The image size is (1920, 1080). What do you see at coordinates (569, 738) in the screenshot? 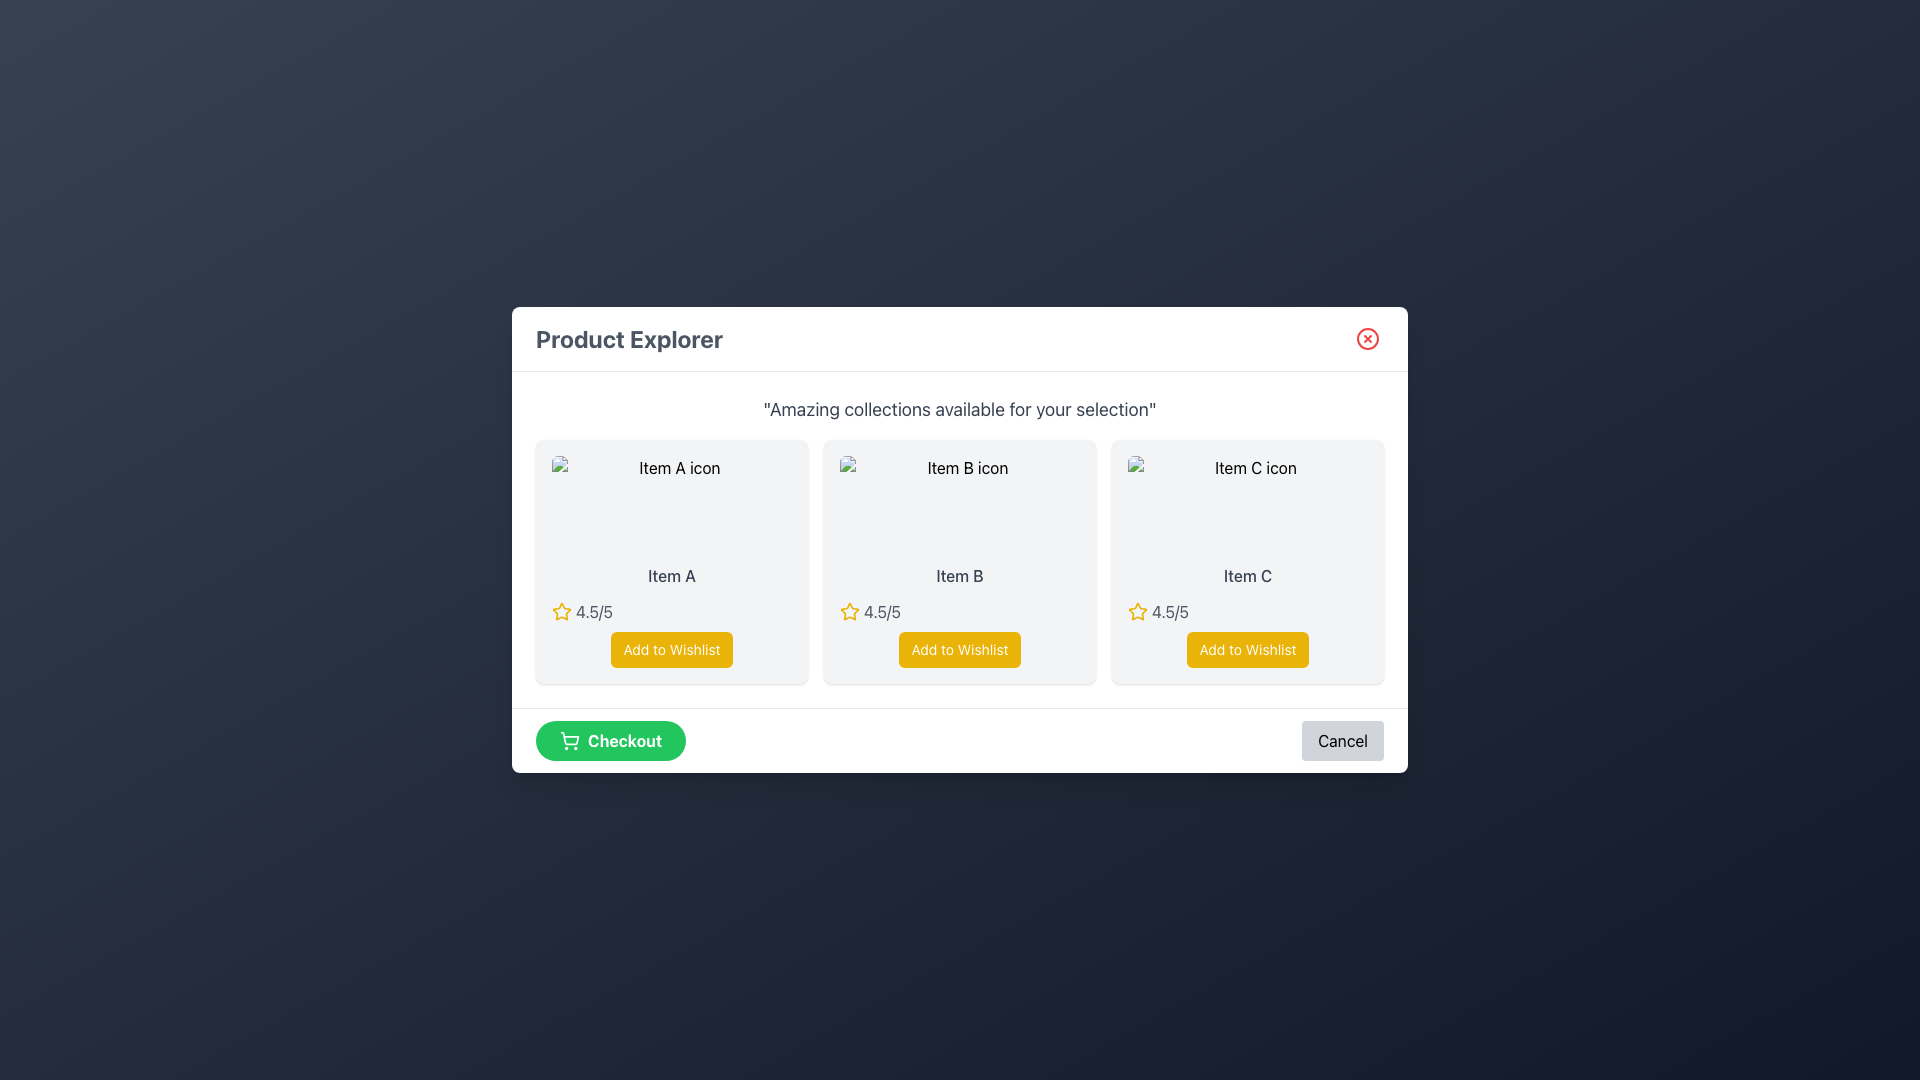
I see `the shopping cart icon element, which is a curved shape with a thin stroke, located at the bottom-left corner of the green 'Checkout' button` at bounding box center [569, 738].